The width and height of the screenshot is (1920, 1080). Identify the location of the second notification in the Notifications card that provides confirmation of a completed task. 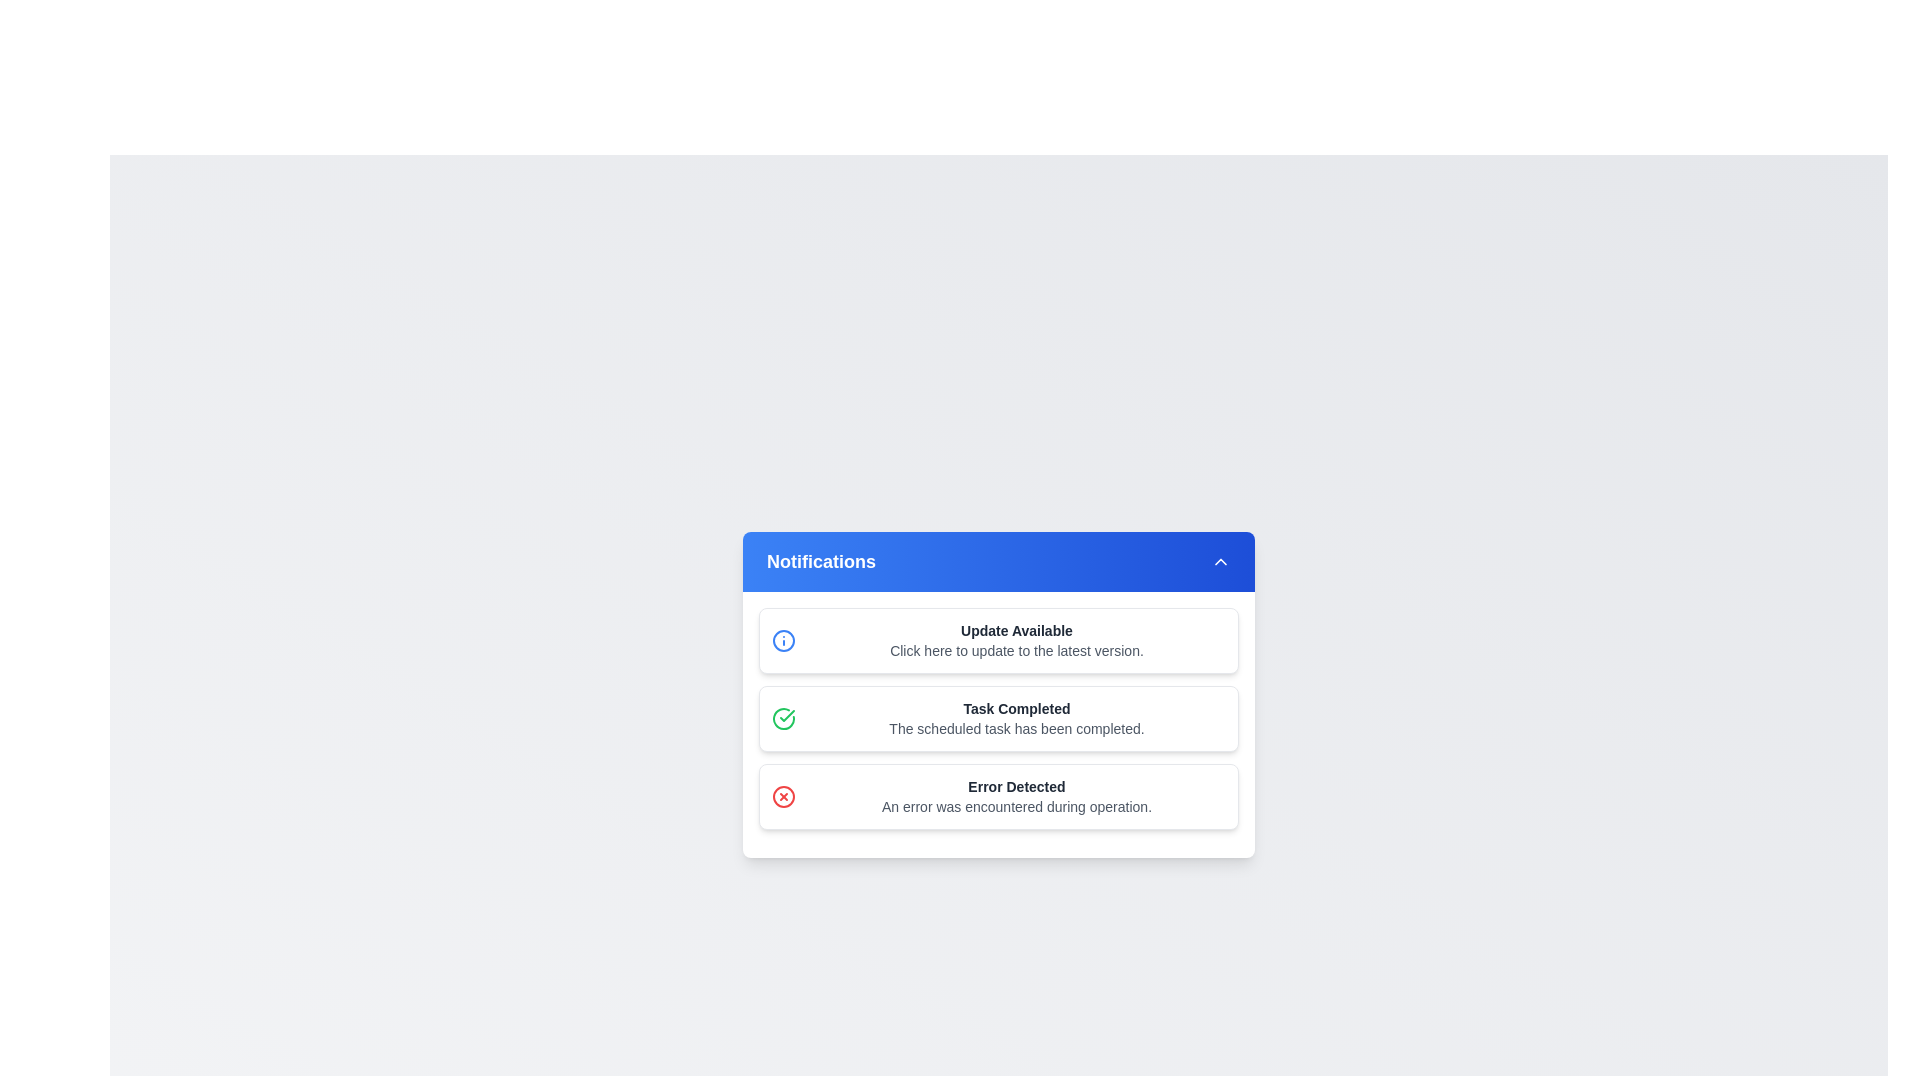
(998, 693).